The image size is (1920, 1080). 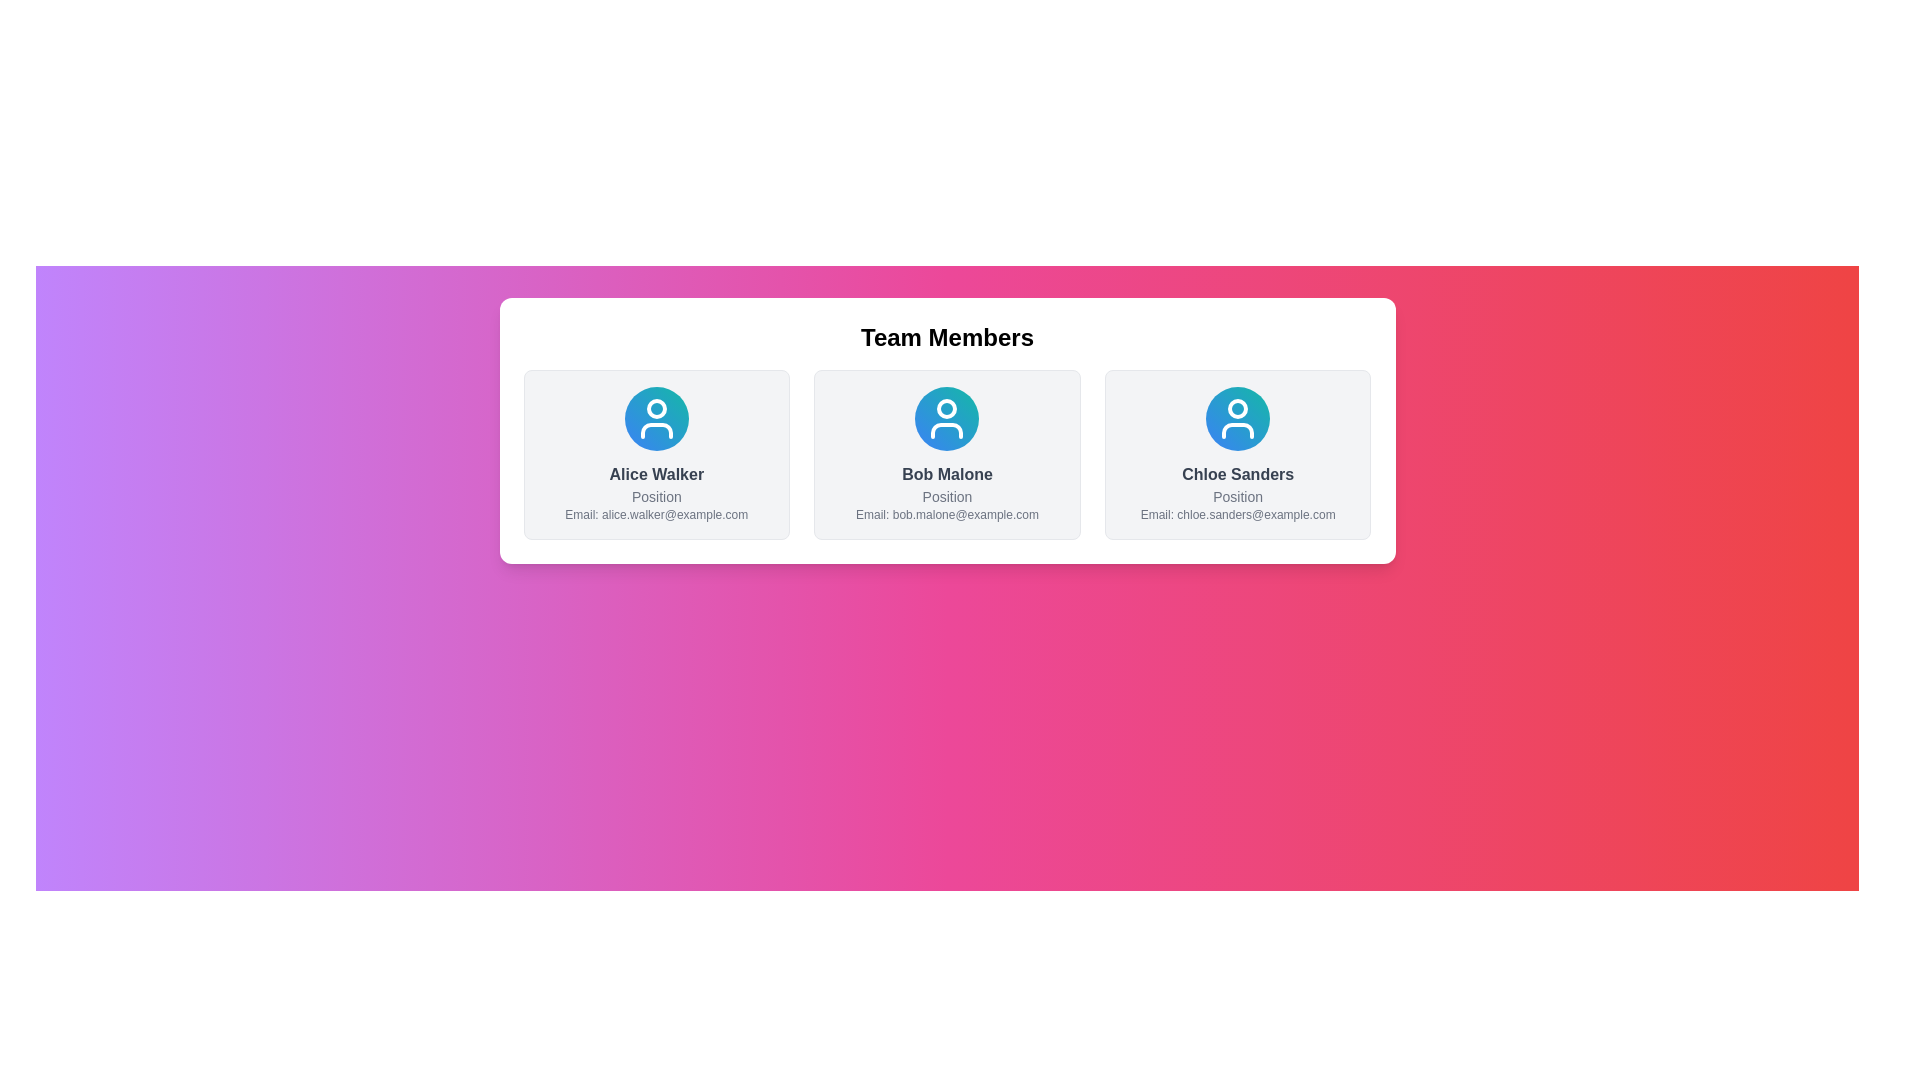 I want to click on the user icon representing 'Bob Malone' located at the center of his profile card, which is the middle card in a horizontal row of three cards, so click(x=946, y=418).